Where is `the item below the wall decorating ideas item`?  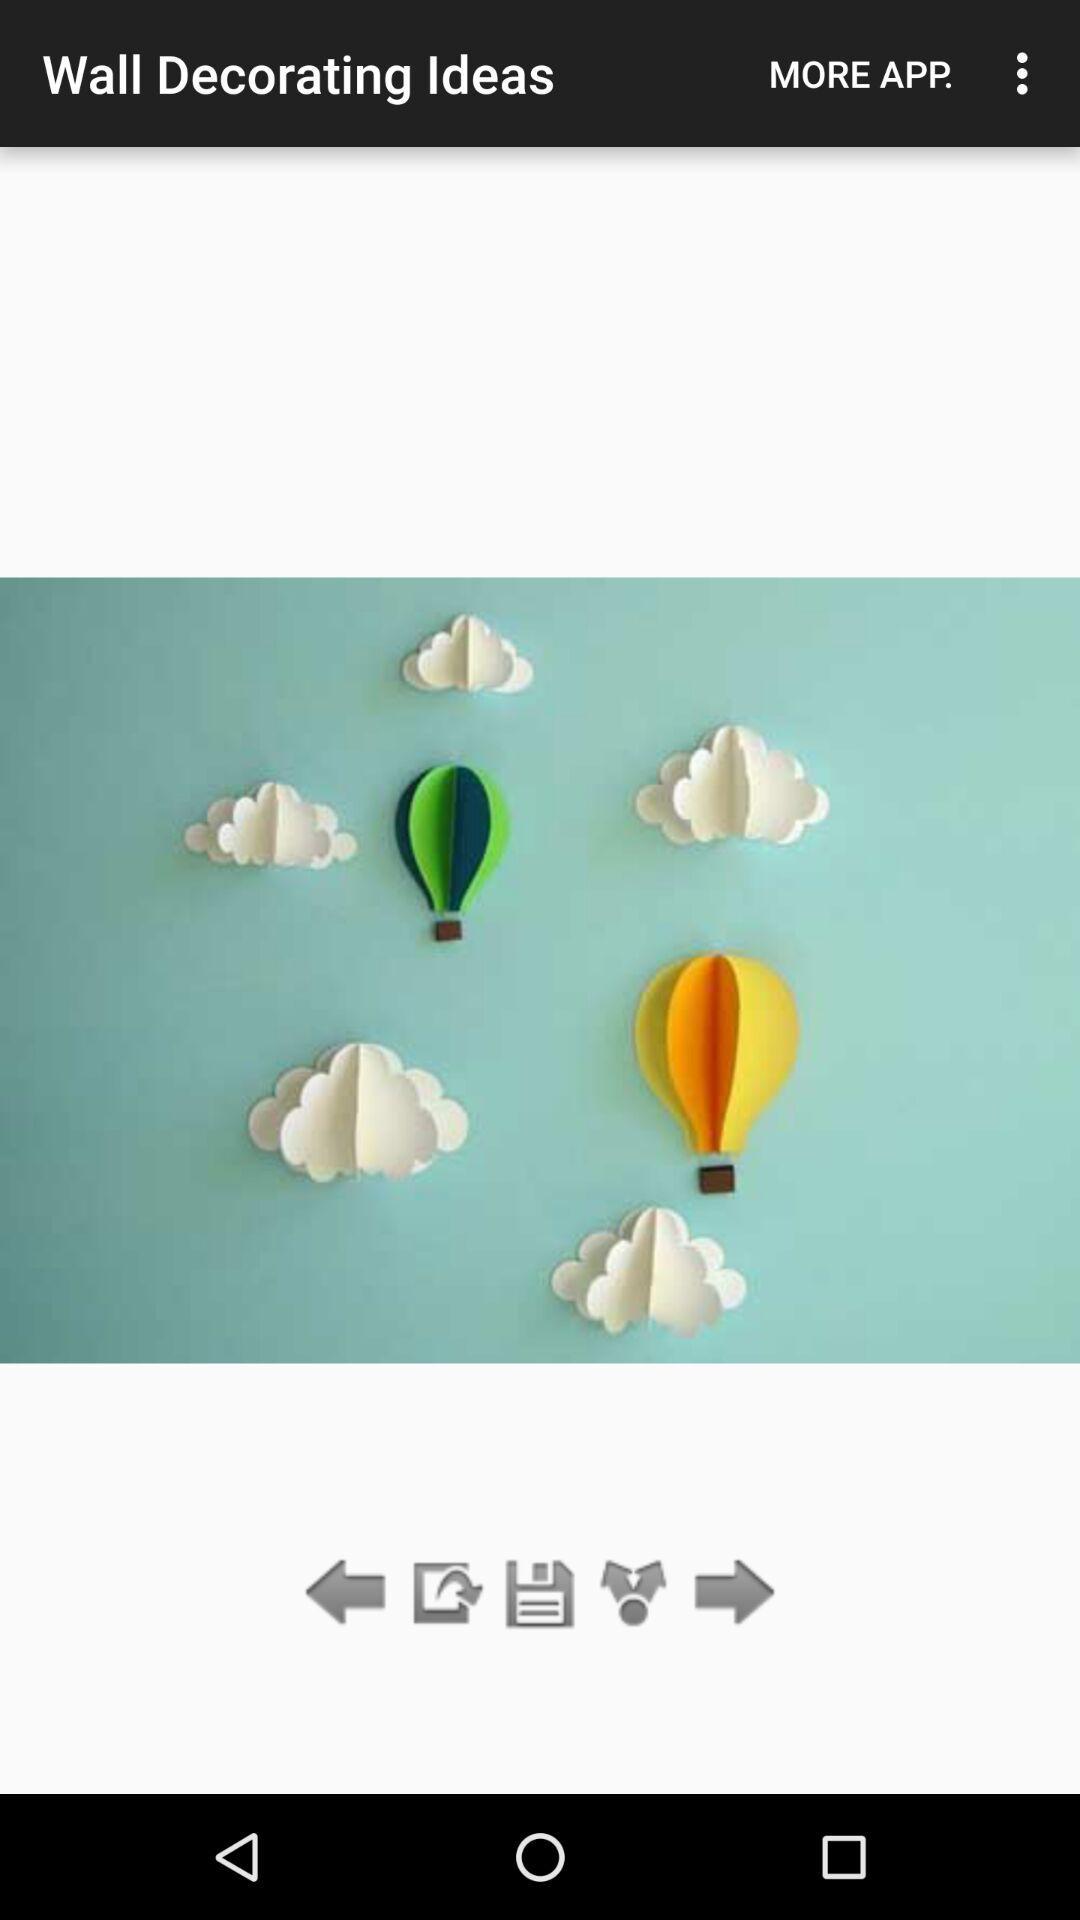 the item below the wall decorating ideas item is located at coordinates (444, 1593).